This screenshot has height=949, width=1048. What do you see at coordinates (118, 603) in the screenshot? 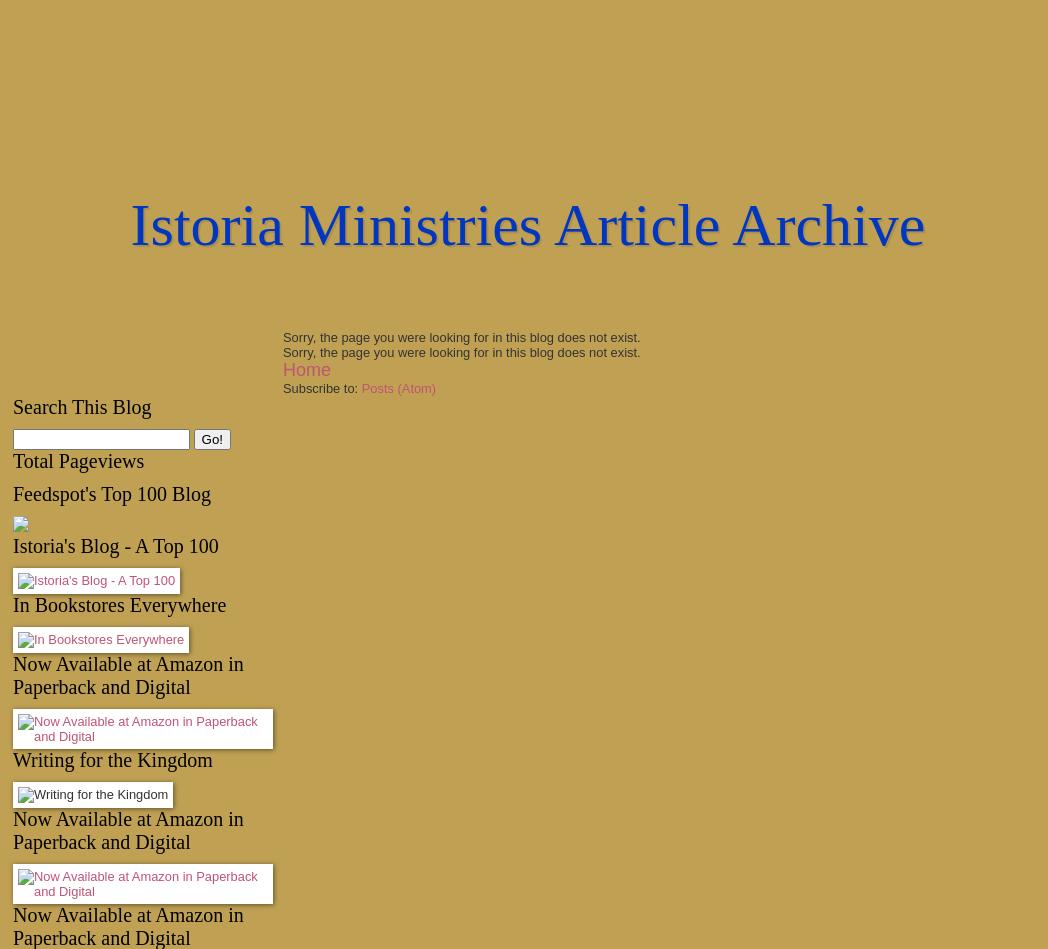
I see `'In Bookstores Everywhere'` at bounding box center [118, 603].